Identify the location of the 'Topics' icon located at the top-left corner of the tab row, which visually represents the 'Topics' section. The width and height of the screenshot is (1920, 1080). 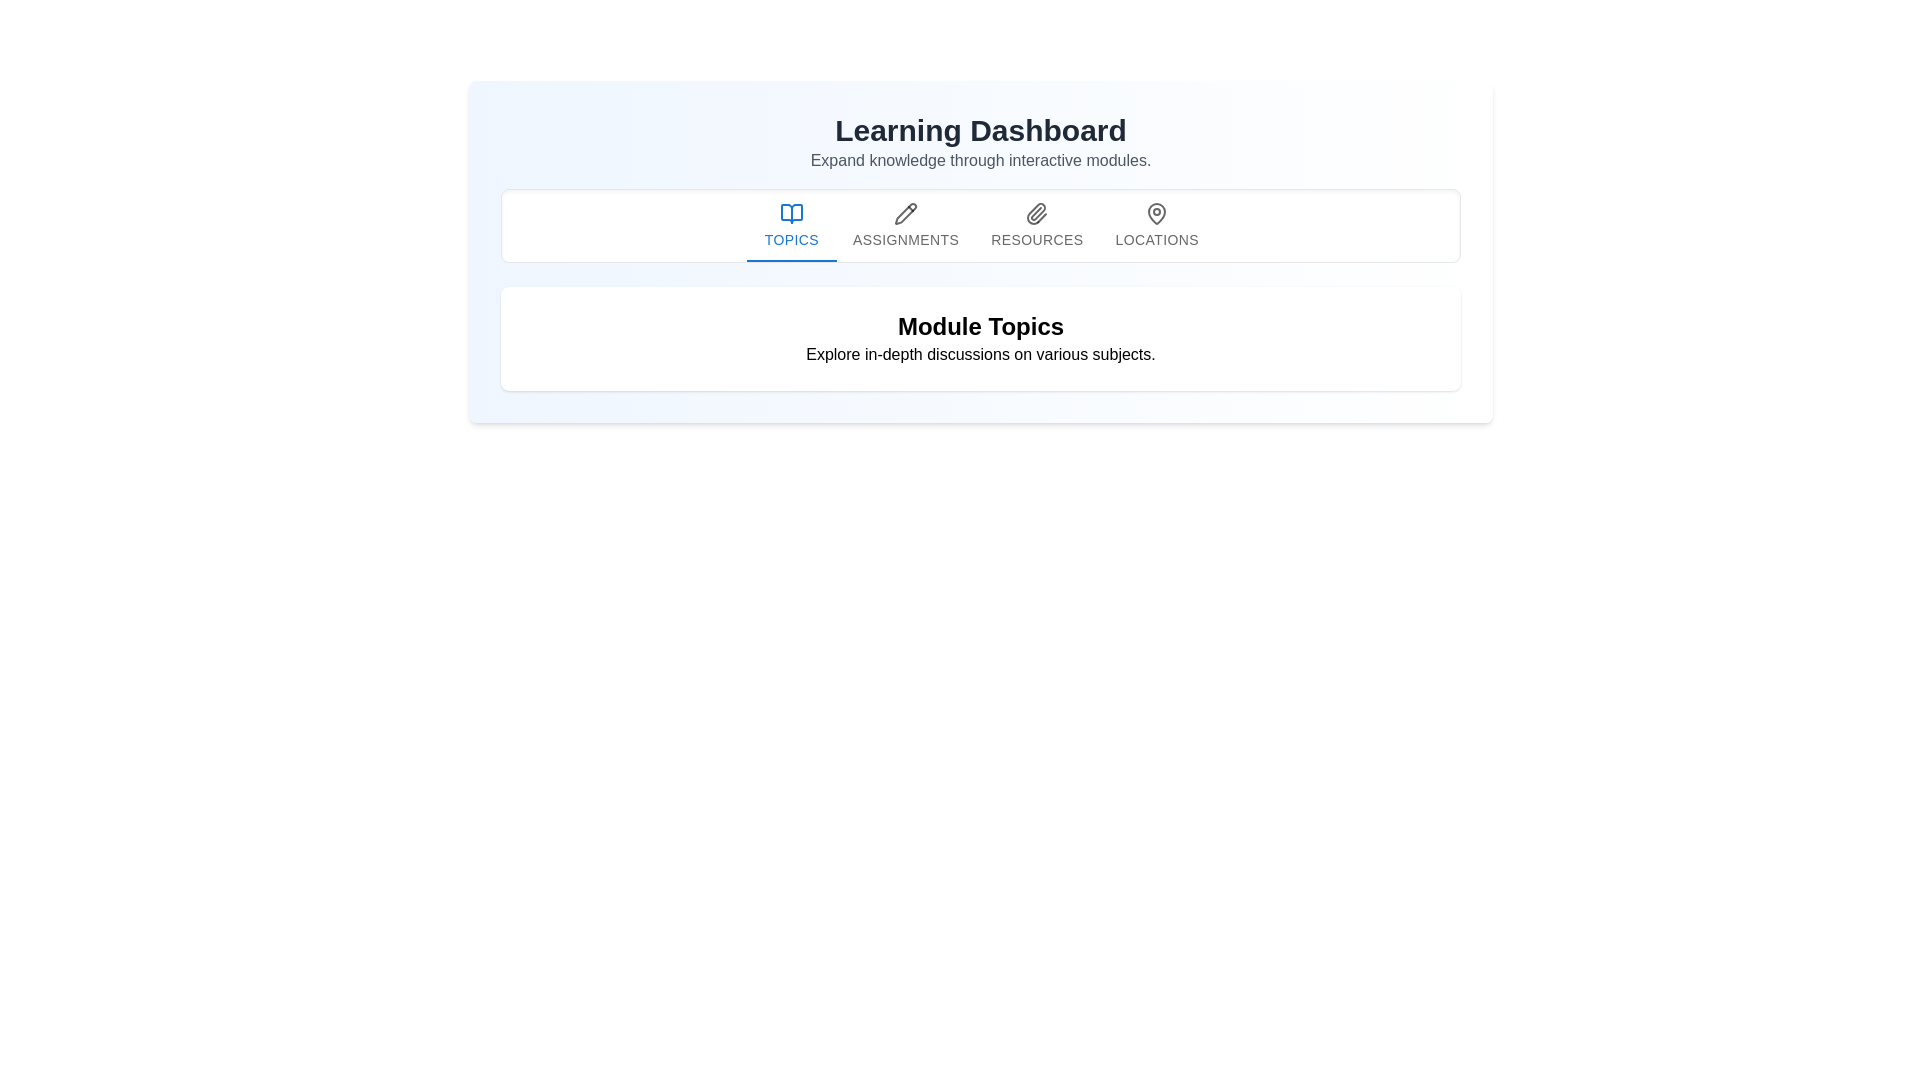
(791, 214).